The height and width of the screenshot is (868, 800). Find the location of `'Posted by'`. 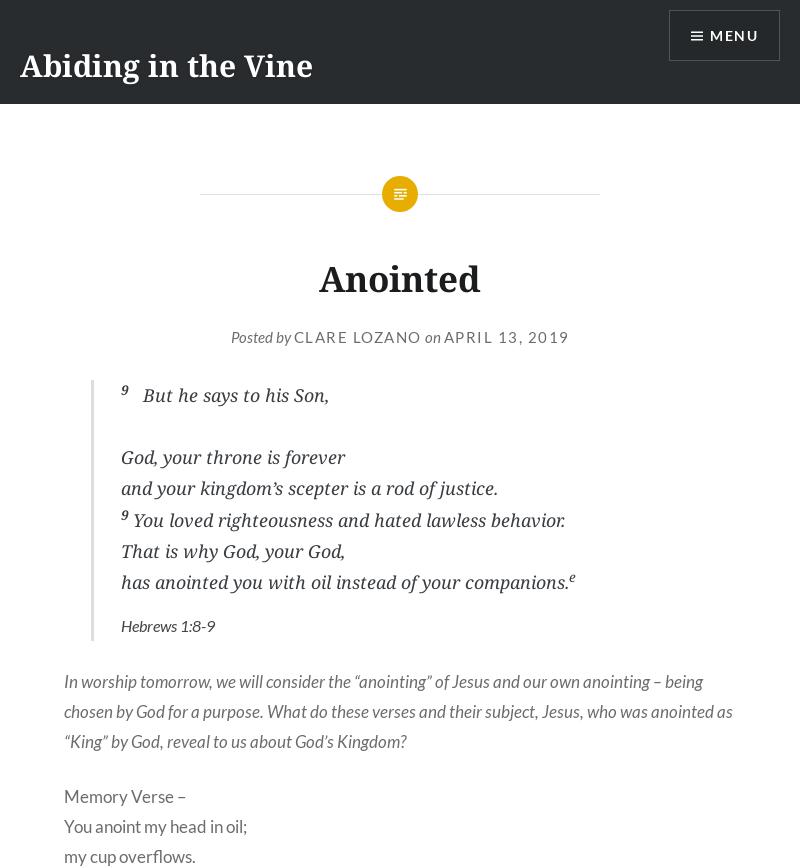

'Posted by' is located at coordinates (229, 336).